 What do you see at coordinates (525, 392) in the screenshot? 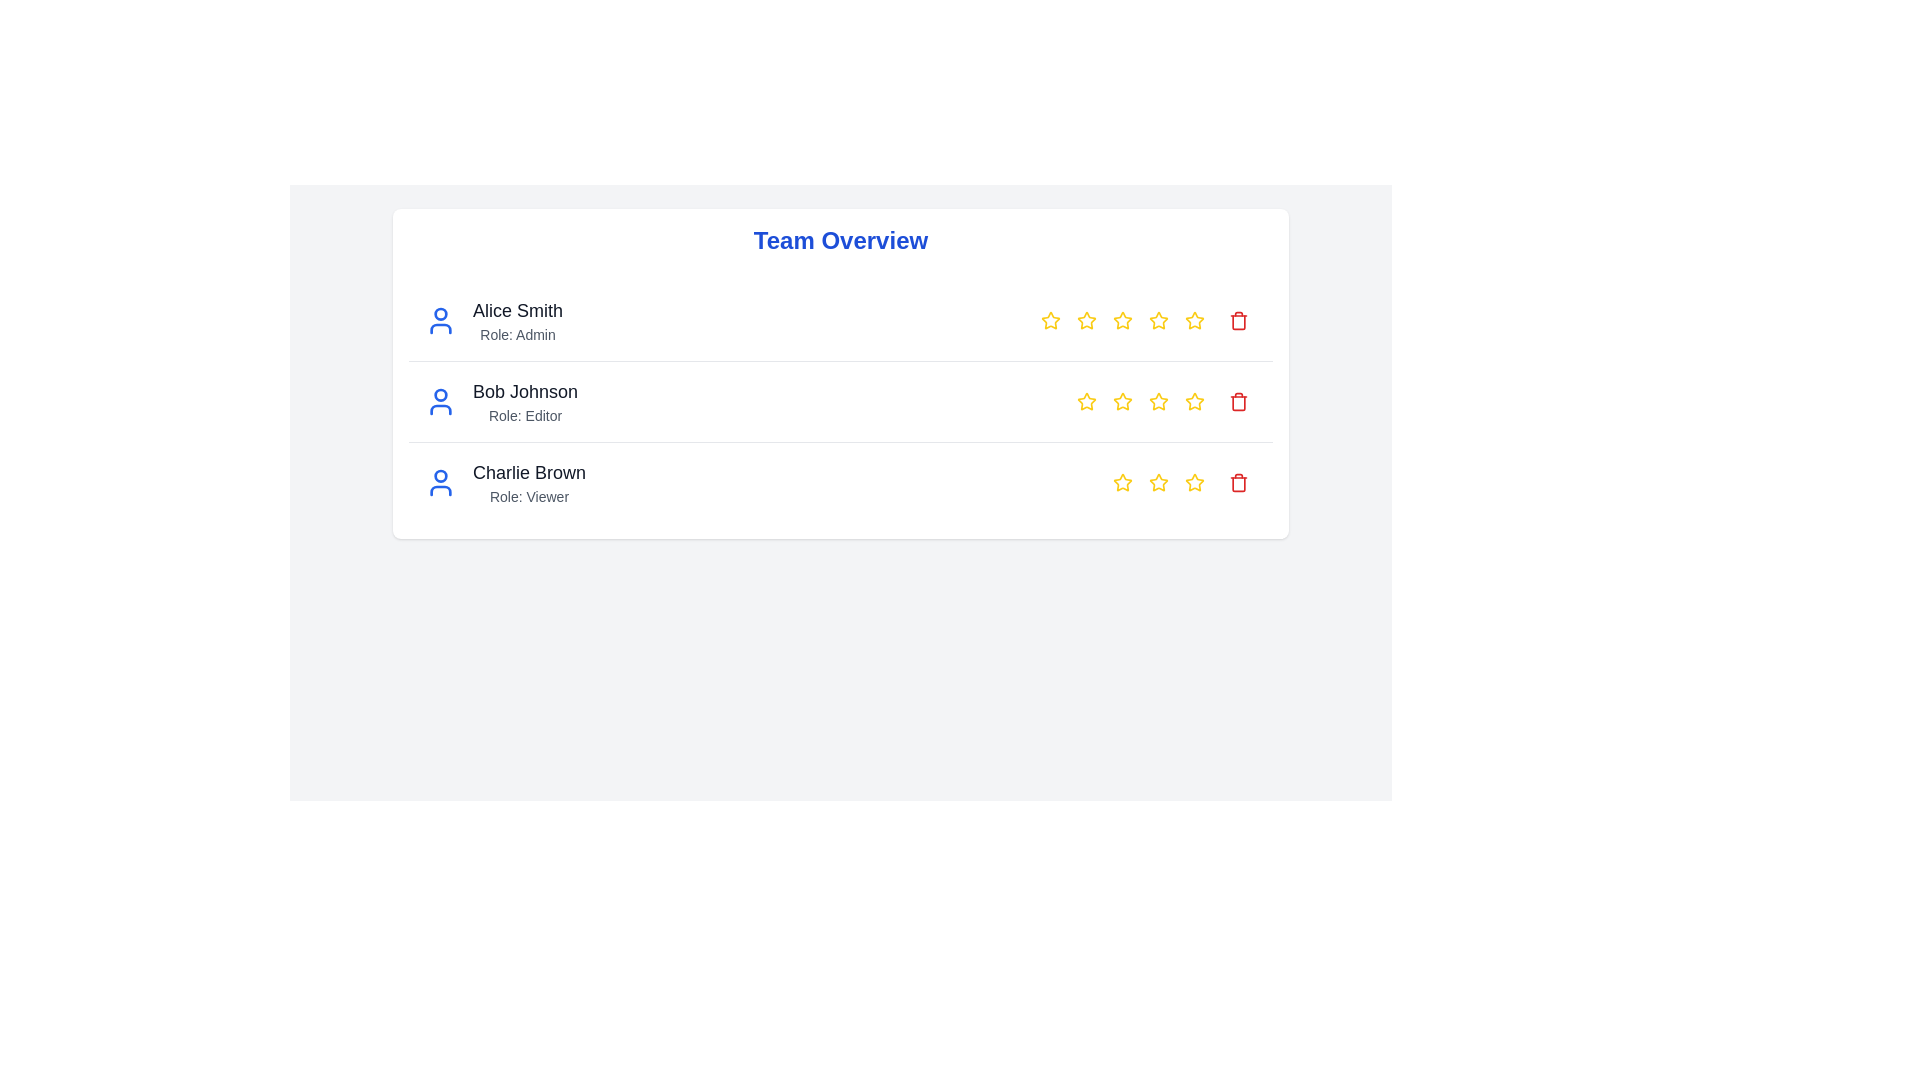
I see `the static text label displaying the user's name 'Bob Johnson', which is positioned at the top of a two-line group, directly under 'Alice Smith' and above 'Charlie Brown'` at bounding box center [525, 392].